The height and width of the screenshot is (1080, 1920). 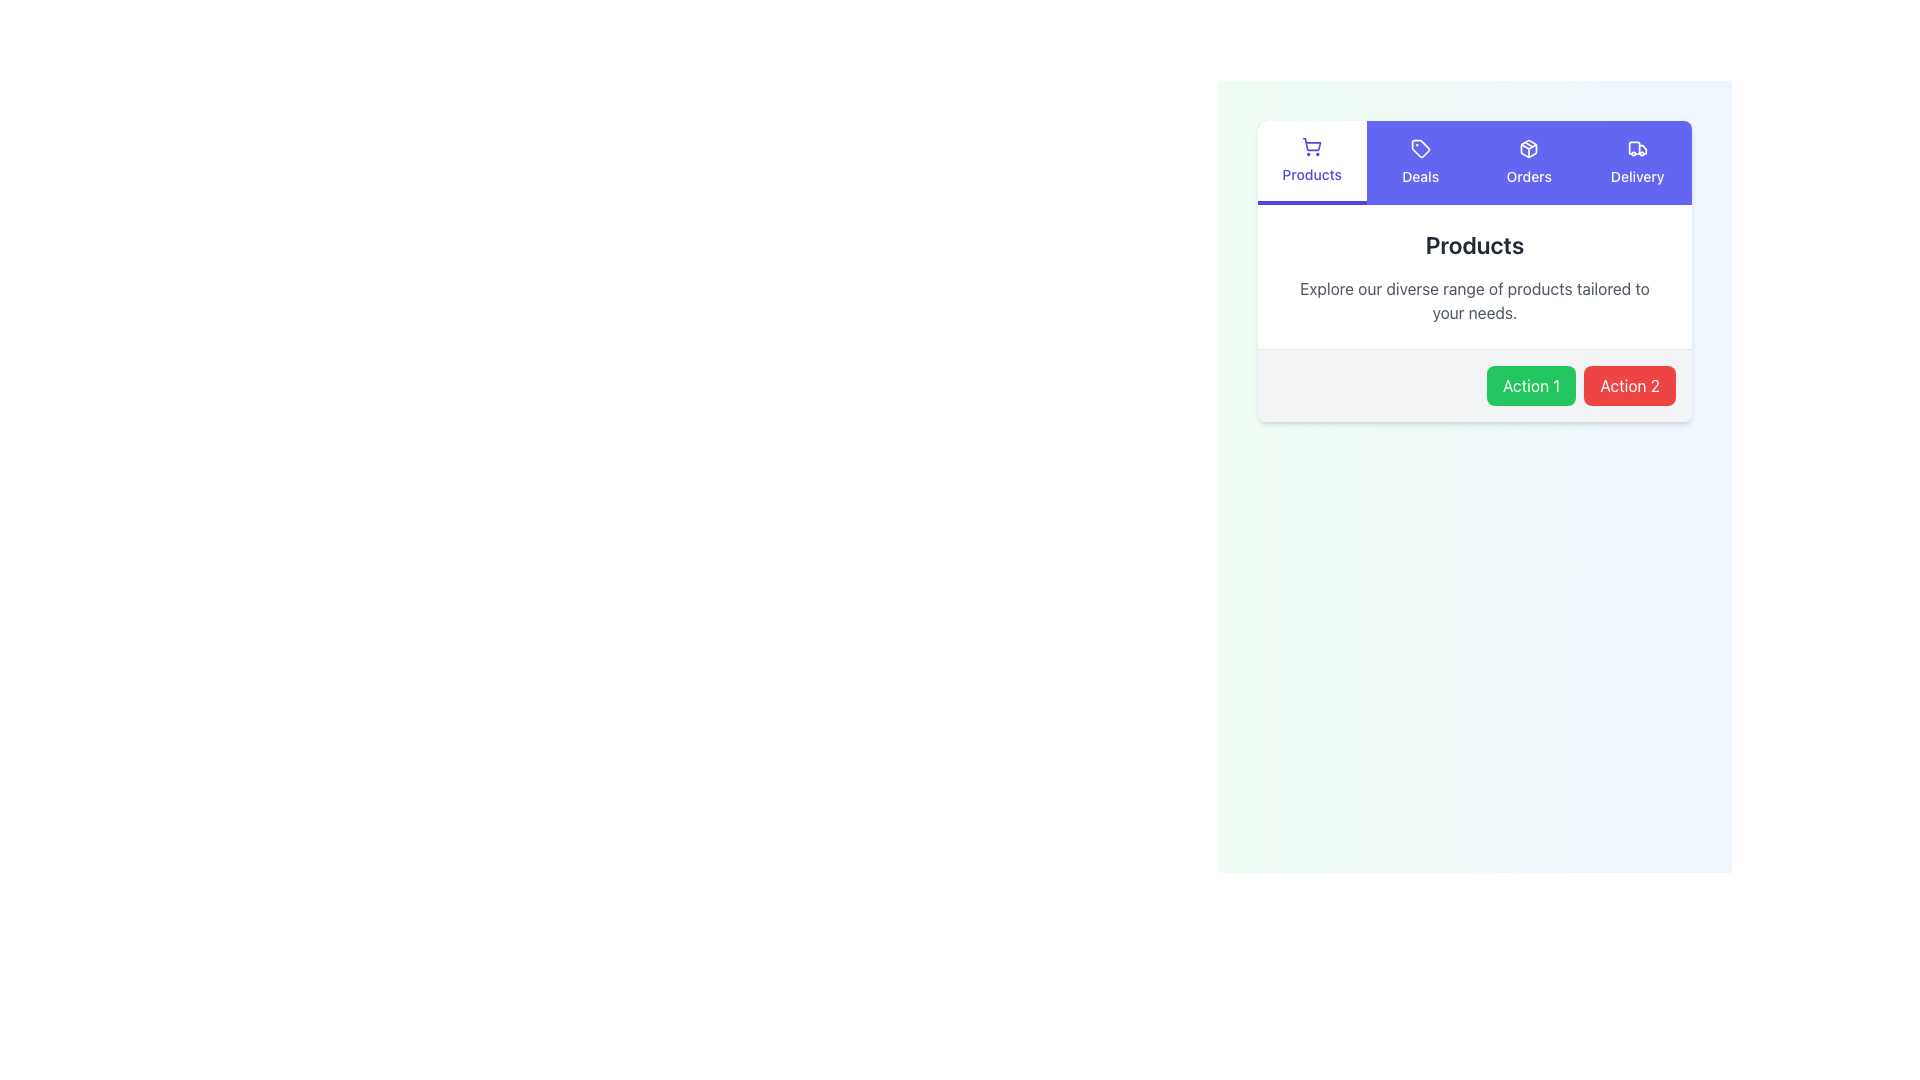 I want to click on the Navigation button with a truck icon and 'Delivery' text, so click(x=1637, y=161).